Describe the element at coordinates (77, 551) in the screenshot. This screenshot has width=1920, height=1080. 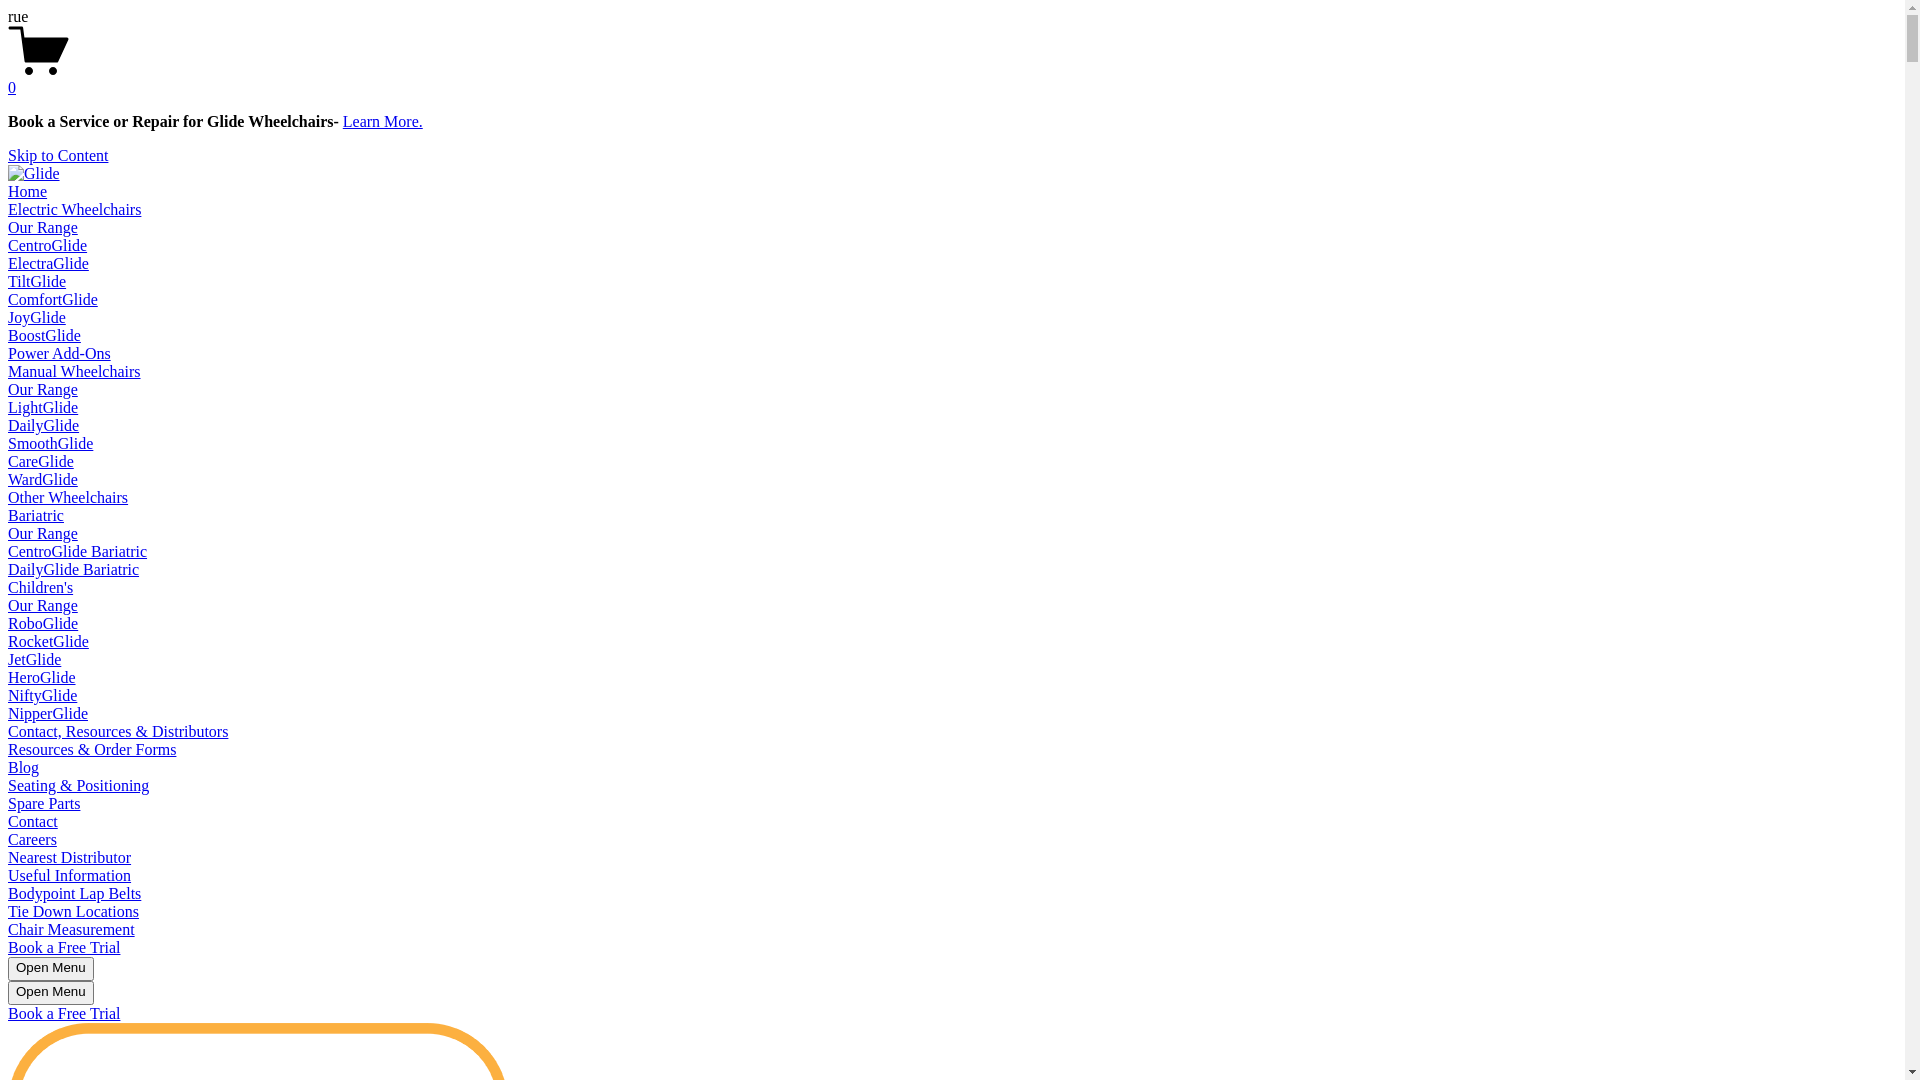
I see `'CentroGlide Bariatric'` at that location.